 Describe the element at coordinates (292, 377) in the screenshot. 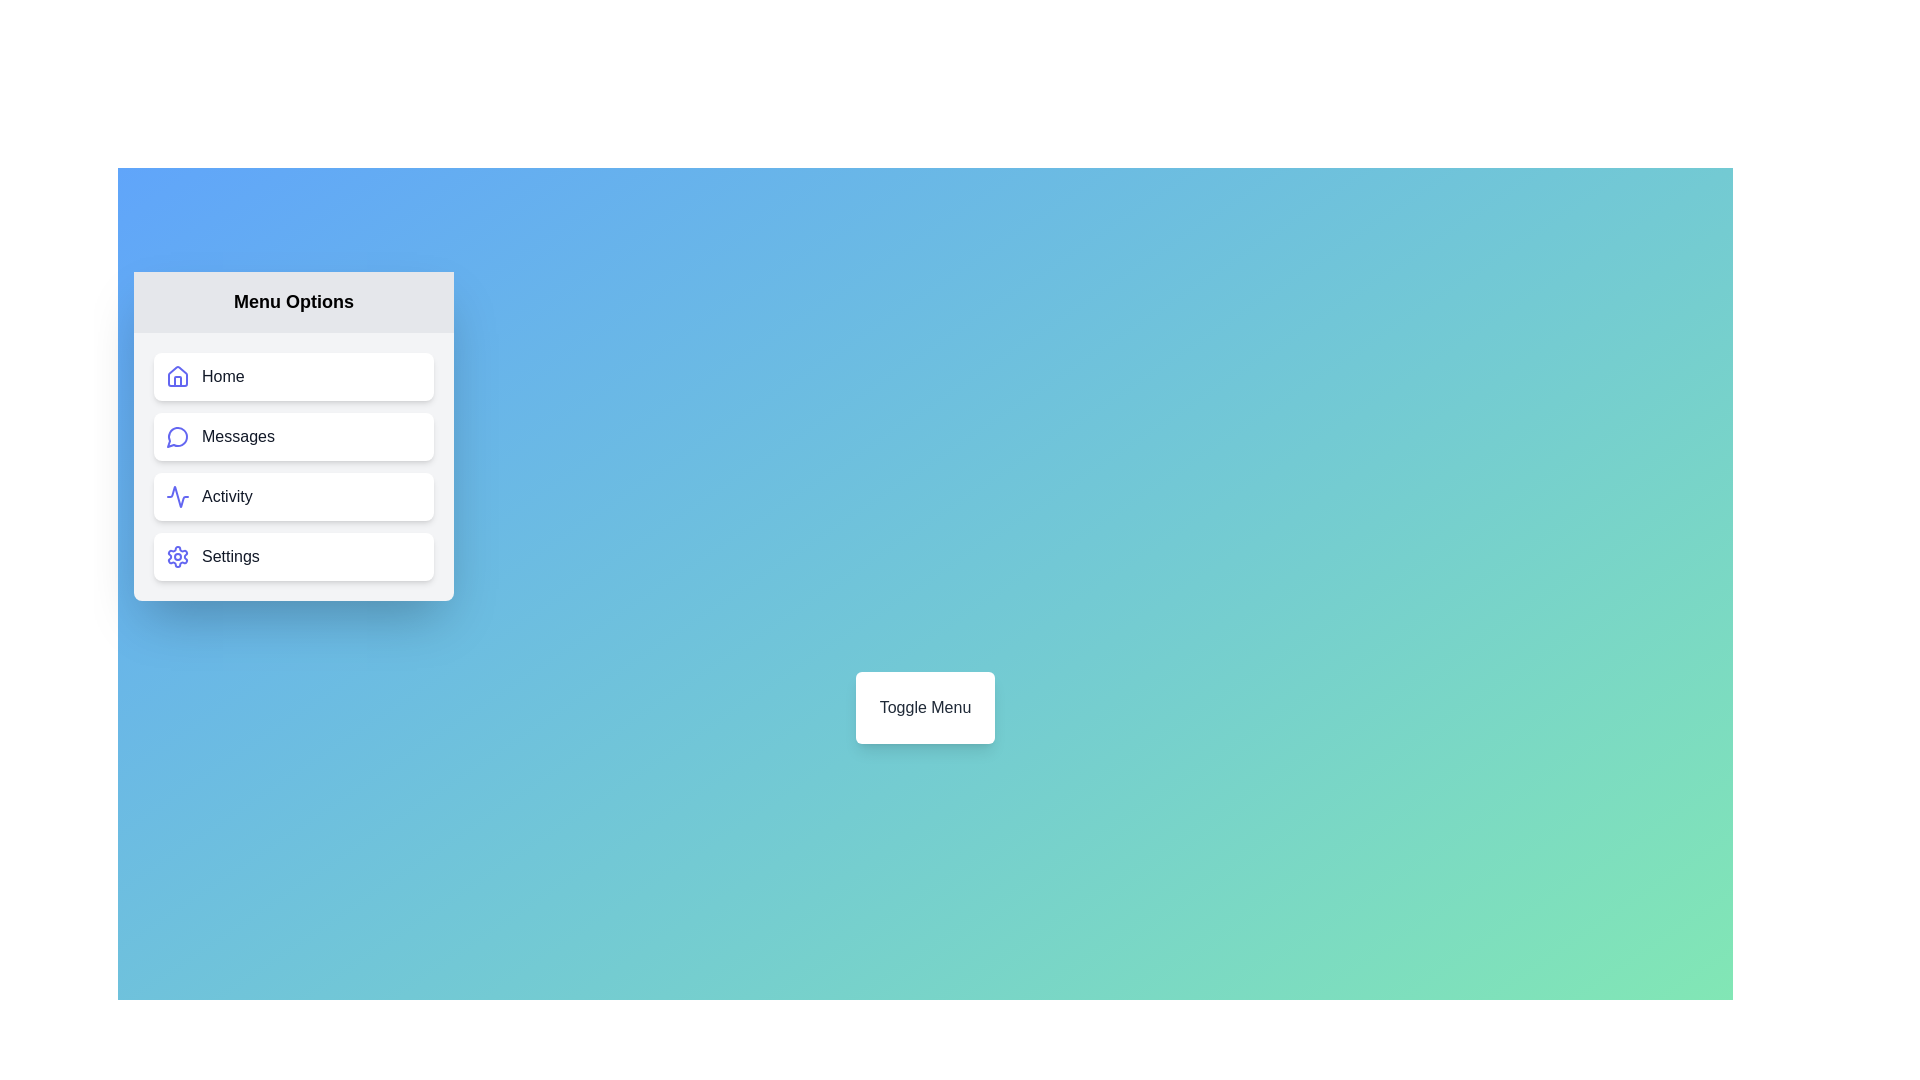

I see `the menu item labeled Home to observe its hover effect` at that location.